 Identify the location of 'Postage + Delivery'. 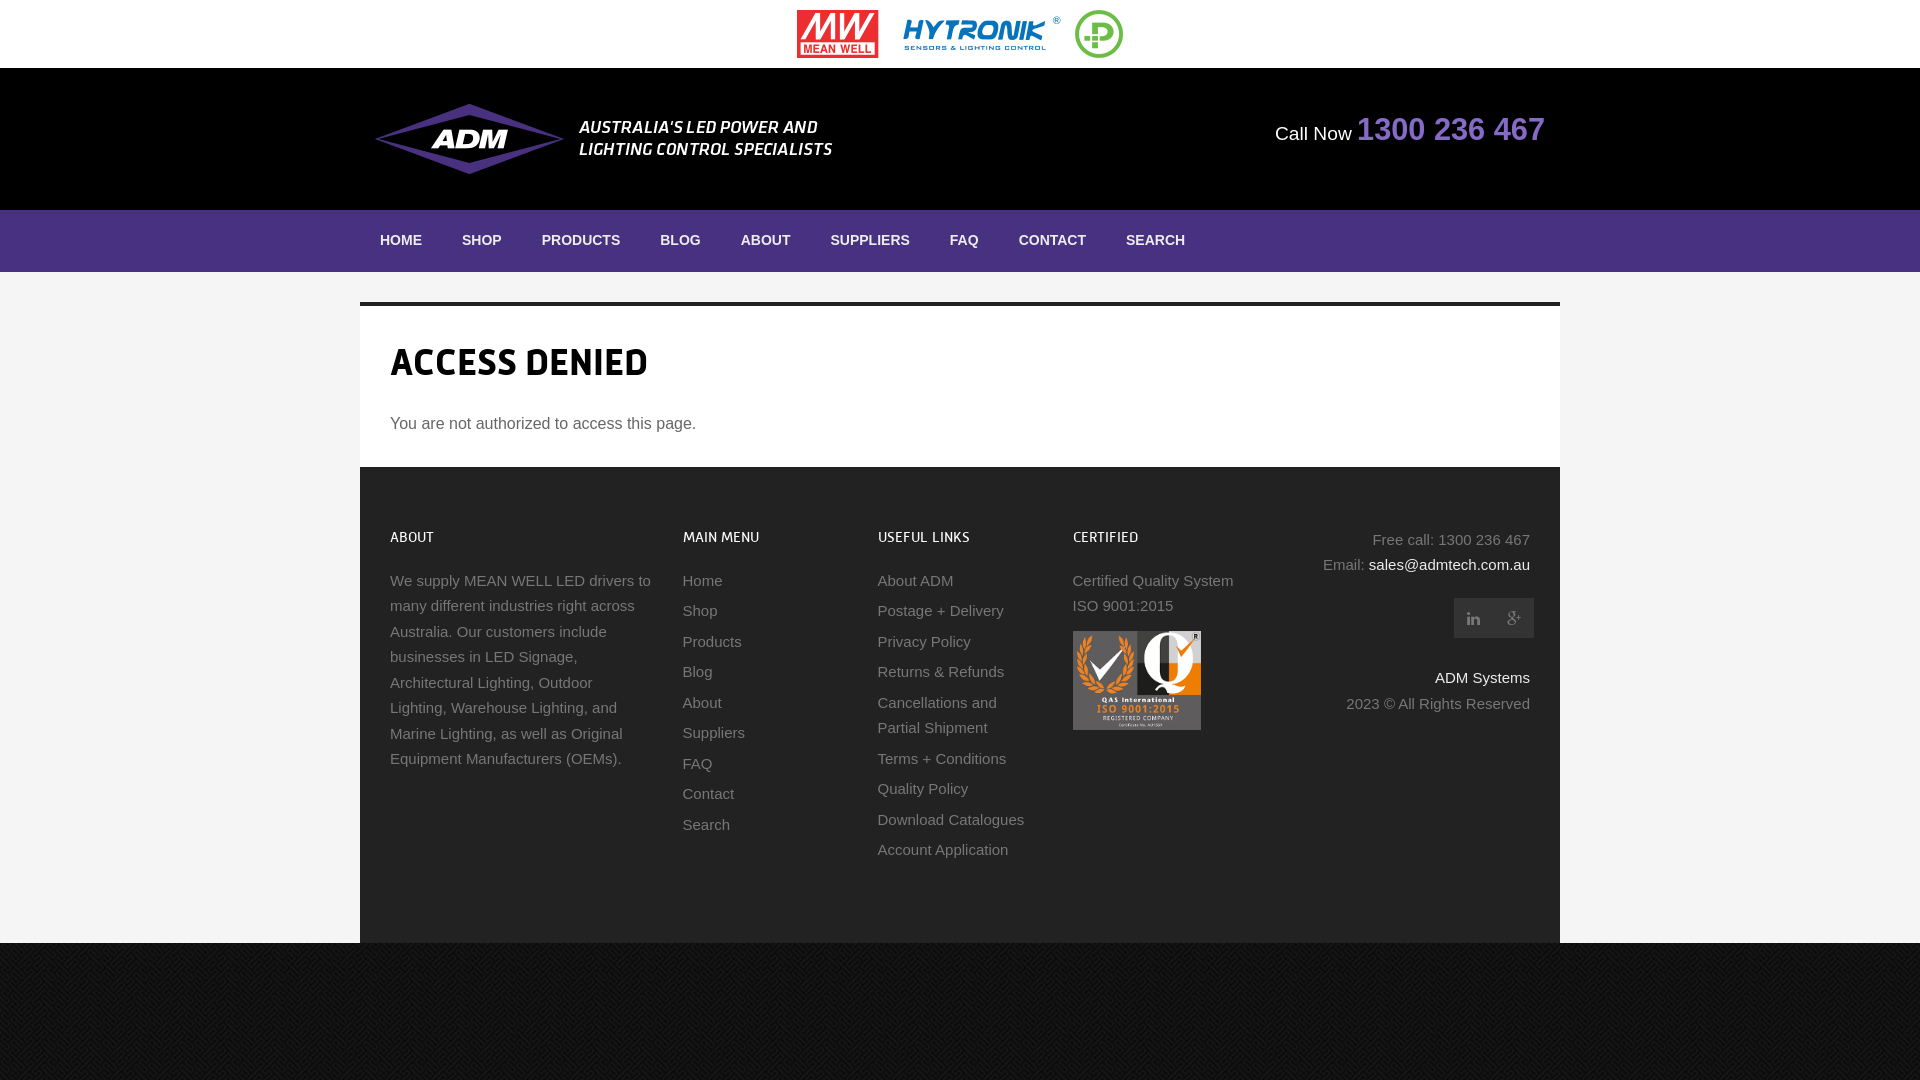
(939, 609).